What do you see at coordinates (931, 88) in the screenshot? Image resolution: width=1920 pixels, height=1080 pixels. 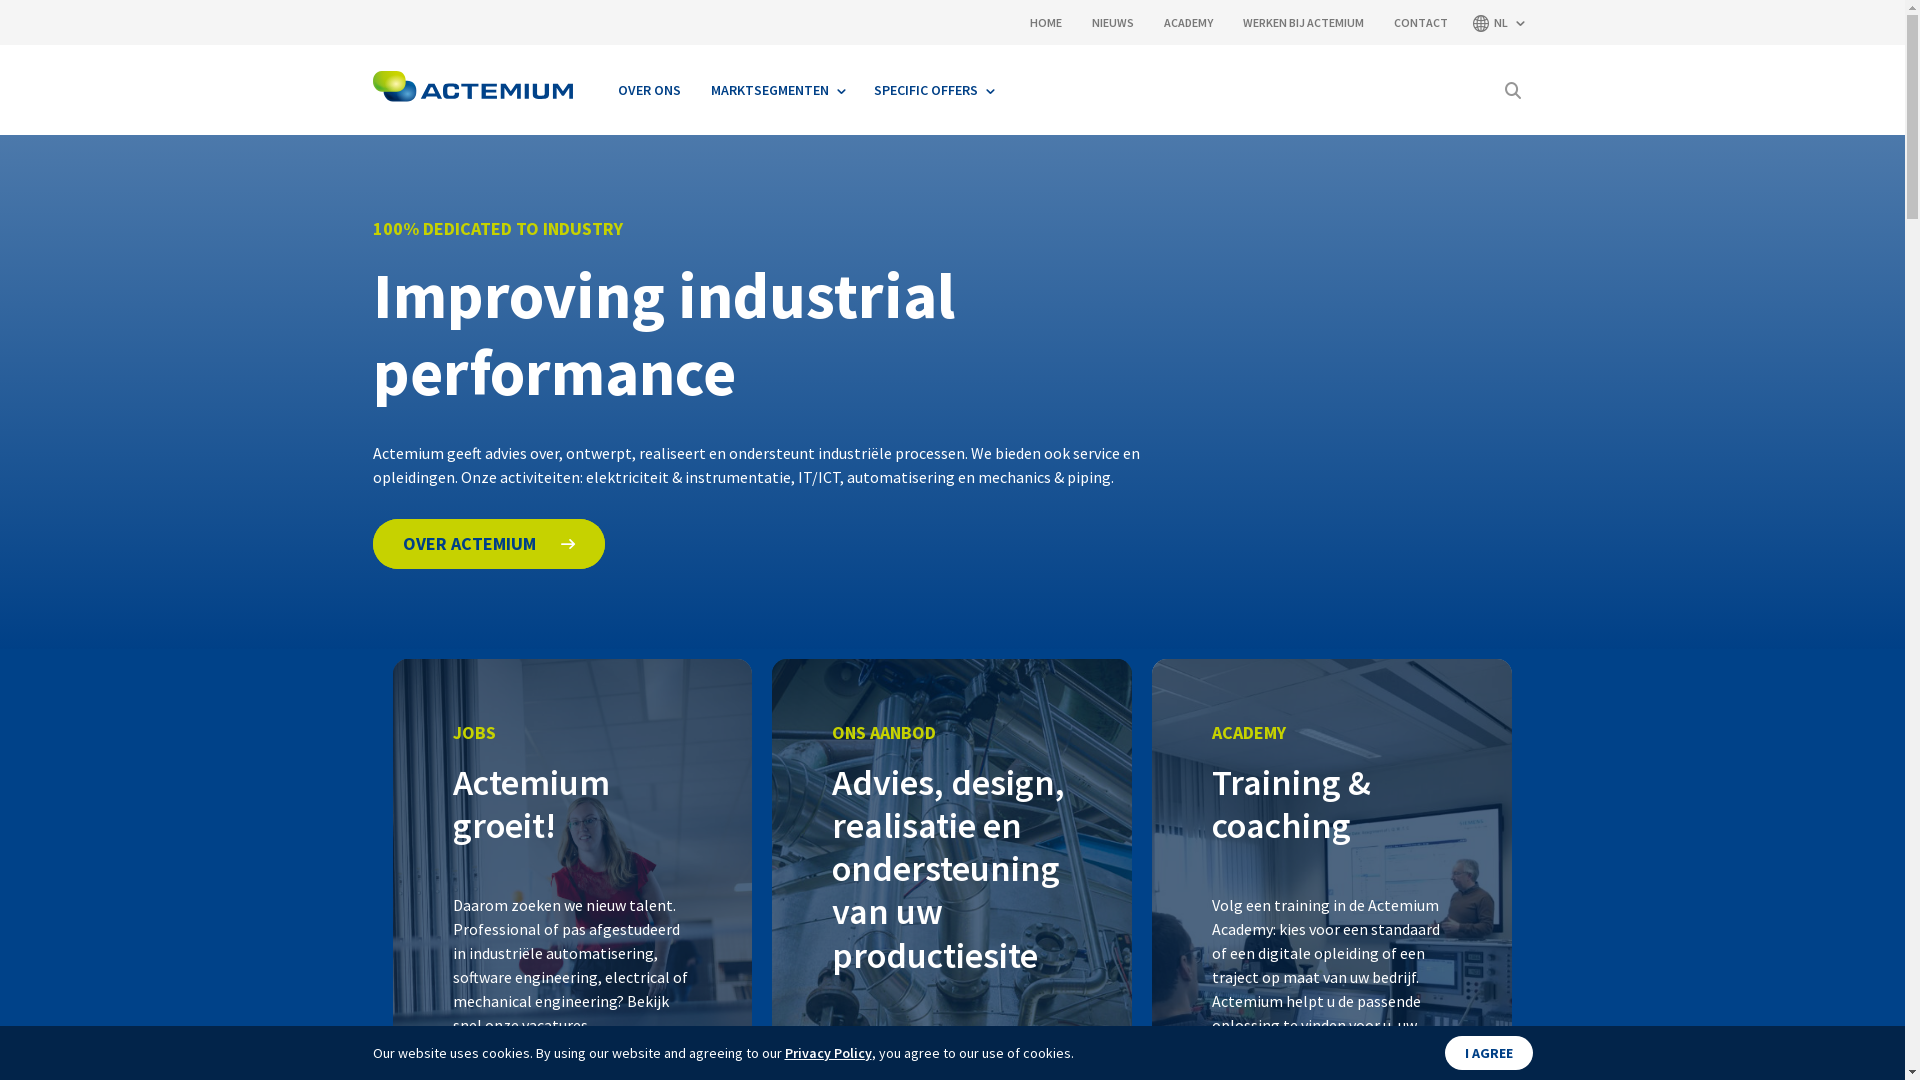 I see `'SPECIFIC OFFERS'` at bounding box center [931, 88].